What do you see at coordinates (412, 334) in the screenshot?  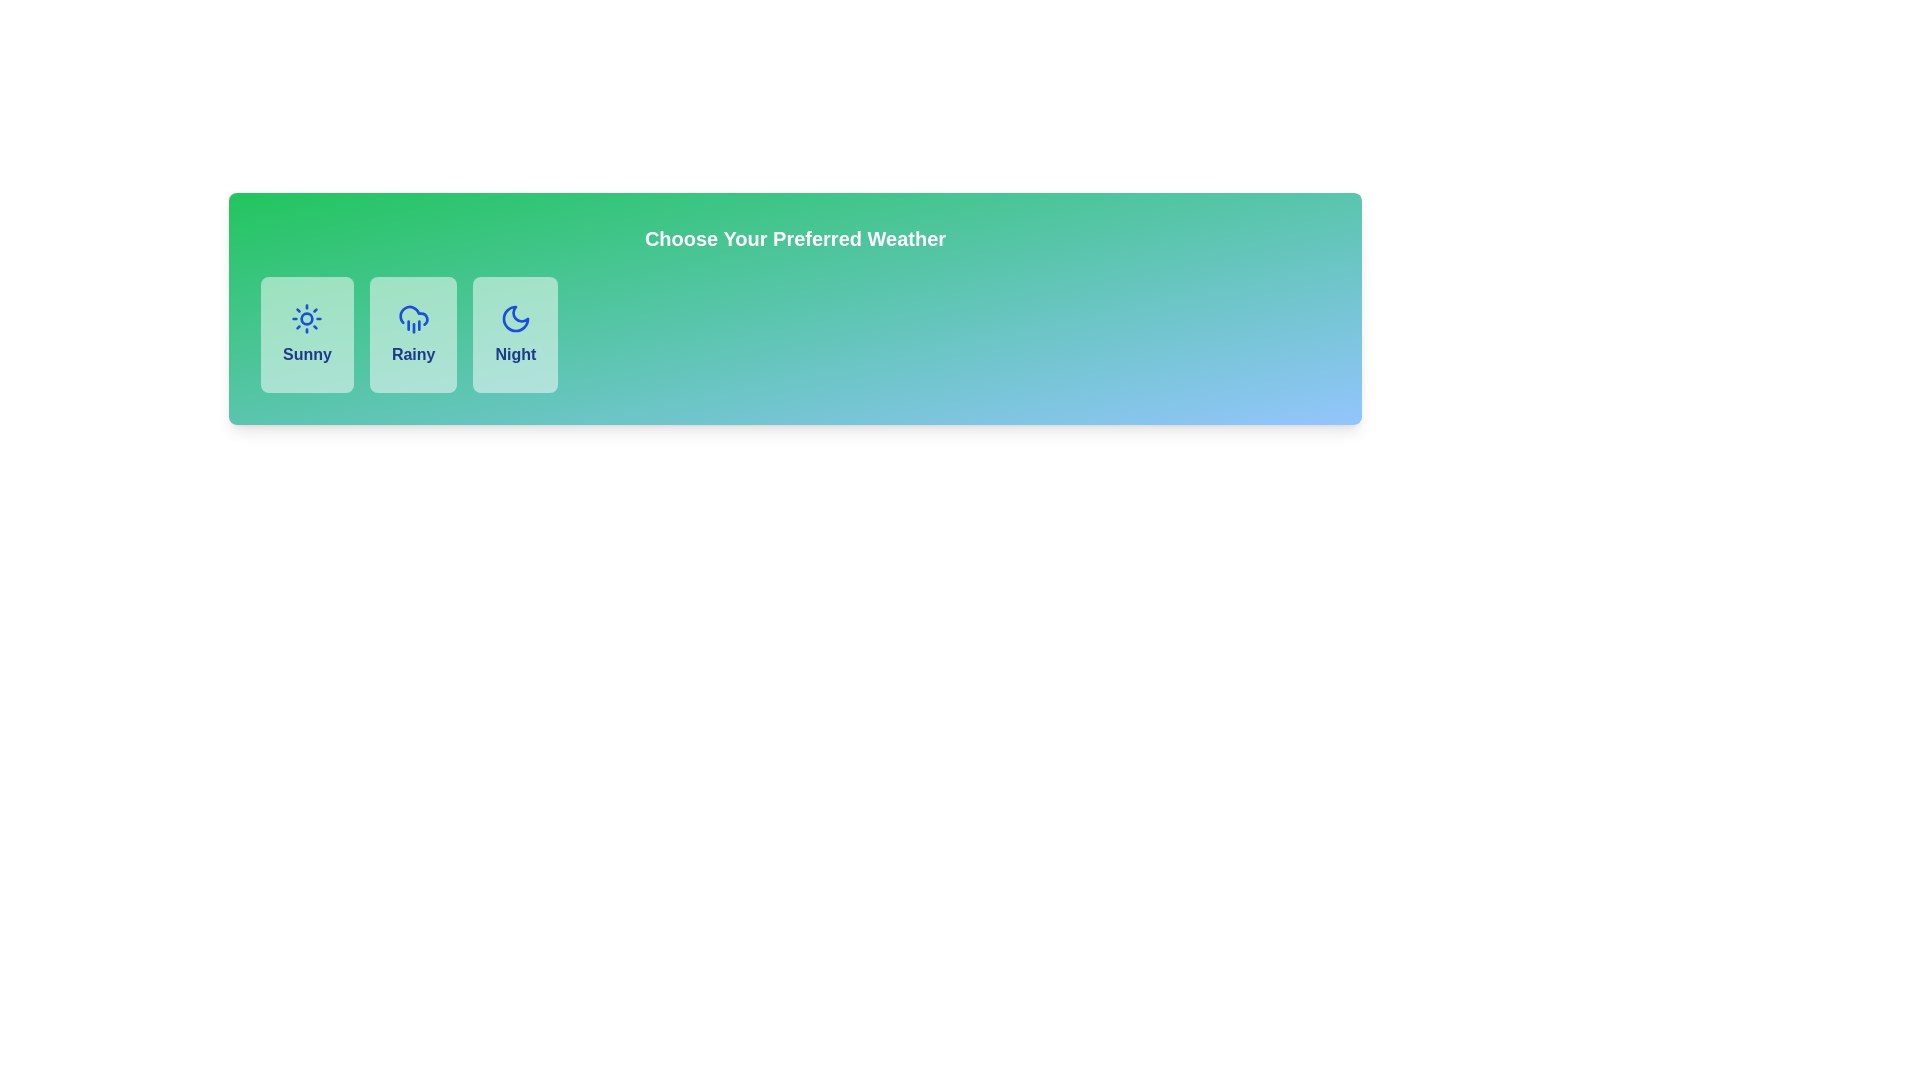 I see `the 'Rainy' button, which is a rectangular button with rounded corners featuring a blue cloud-and-rain icon, located between the 'Sunny' and 'Night' buttons` at bounding box center [412, 334].